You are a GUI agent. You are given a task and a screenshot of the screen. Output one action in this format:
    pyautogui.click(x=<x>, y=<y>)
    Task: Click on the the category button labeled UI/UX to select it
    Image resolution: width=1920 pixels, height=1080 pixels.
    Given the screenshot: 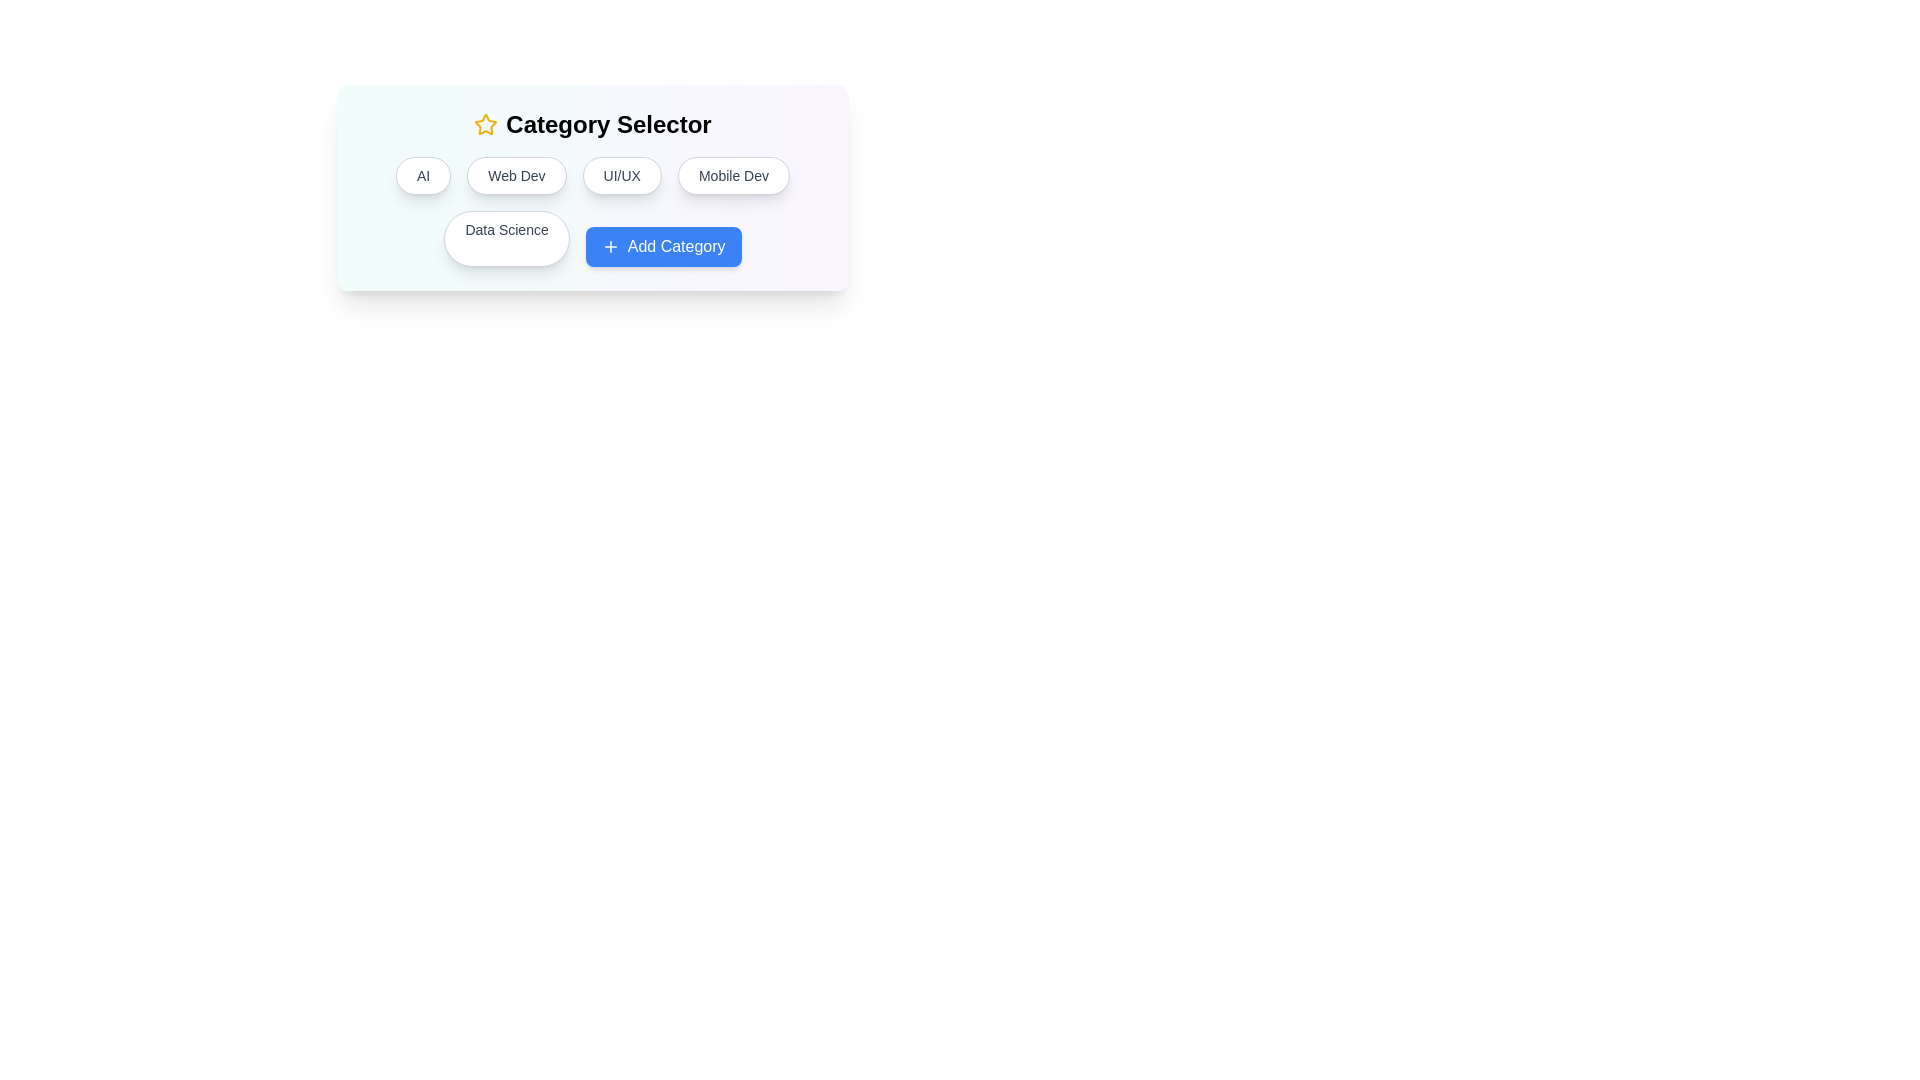 What is the action you would take?
    pyautogui.click(x=621, y=175)
    